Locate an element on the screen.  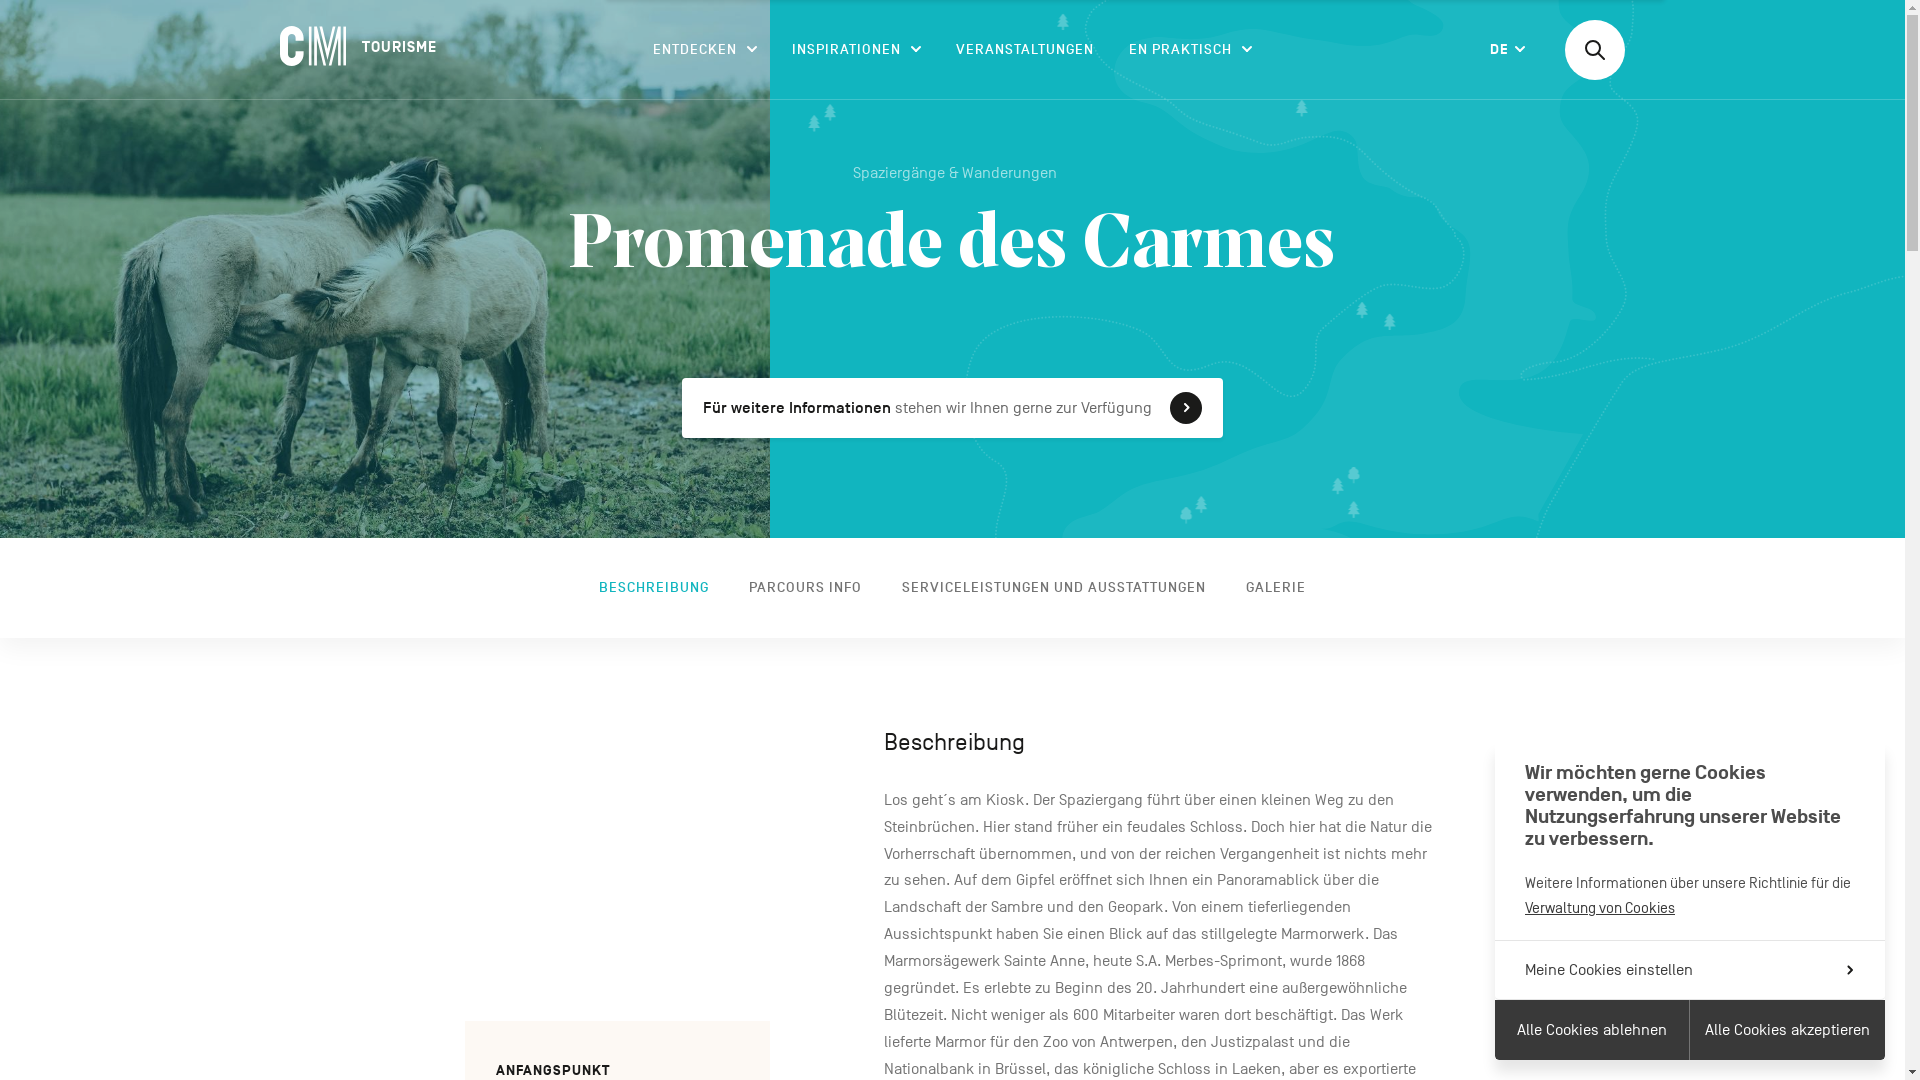
'CM Tourisme DE' is located at coordinates (360, 45).